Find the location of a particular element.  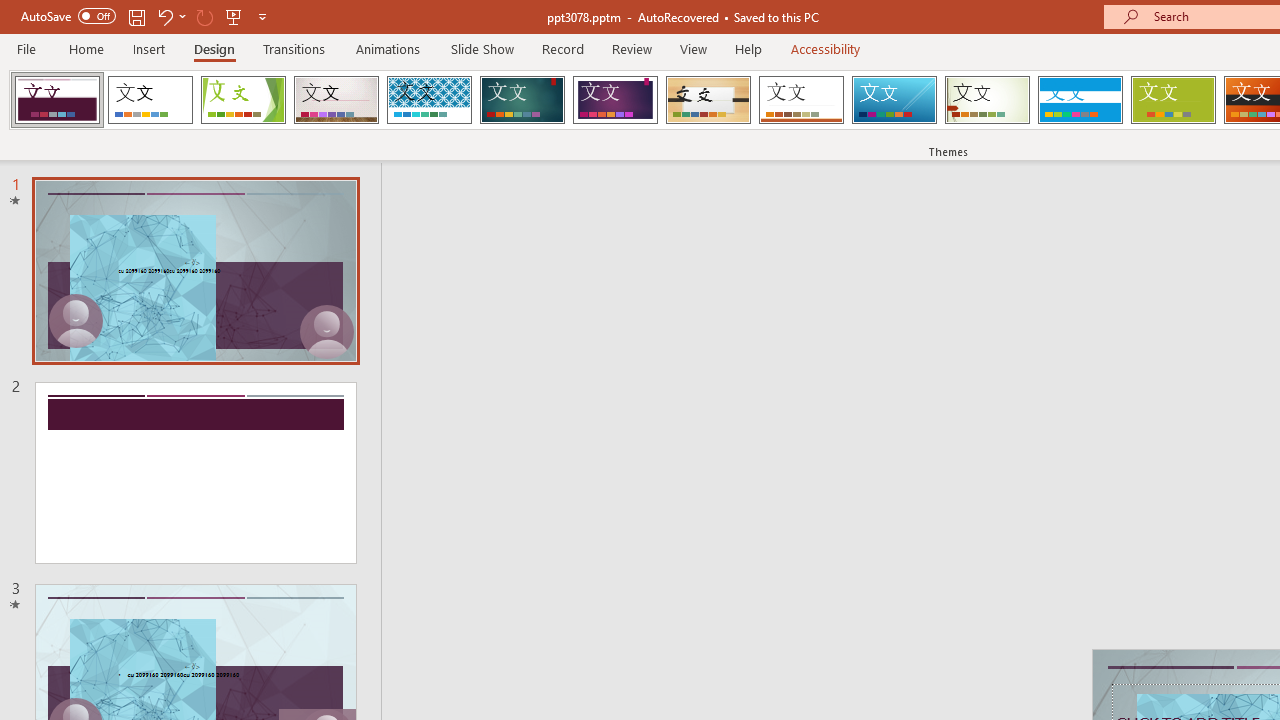

'Ion' is located at coordinates (522, 100).